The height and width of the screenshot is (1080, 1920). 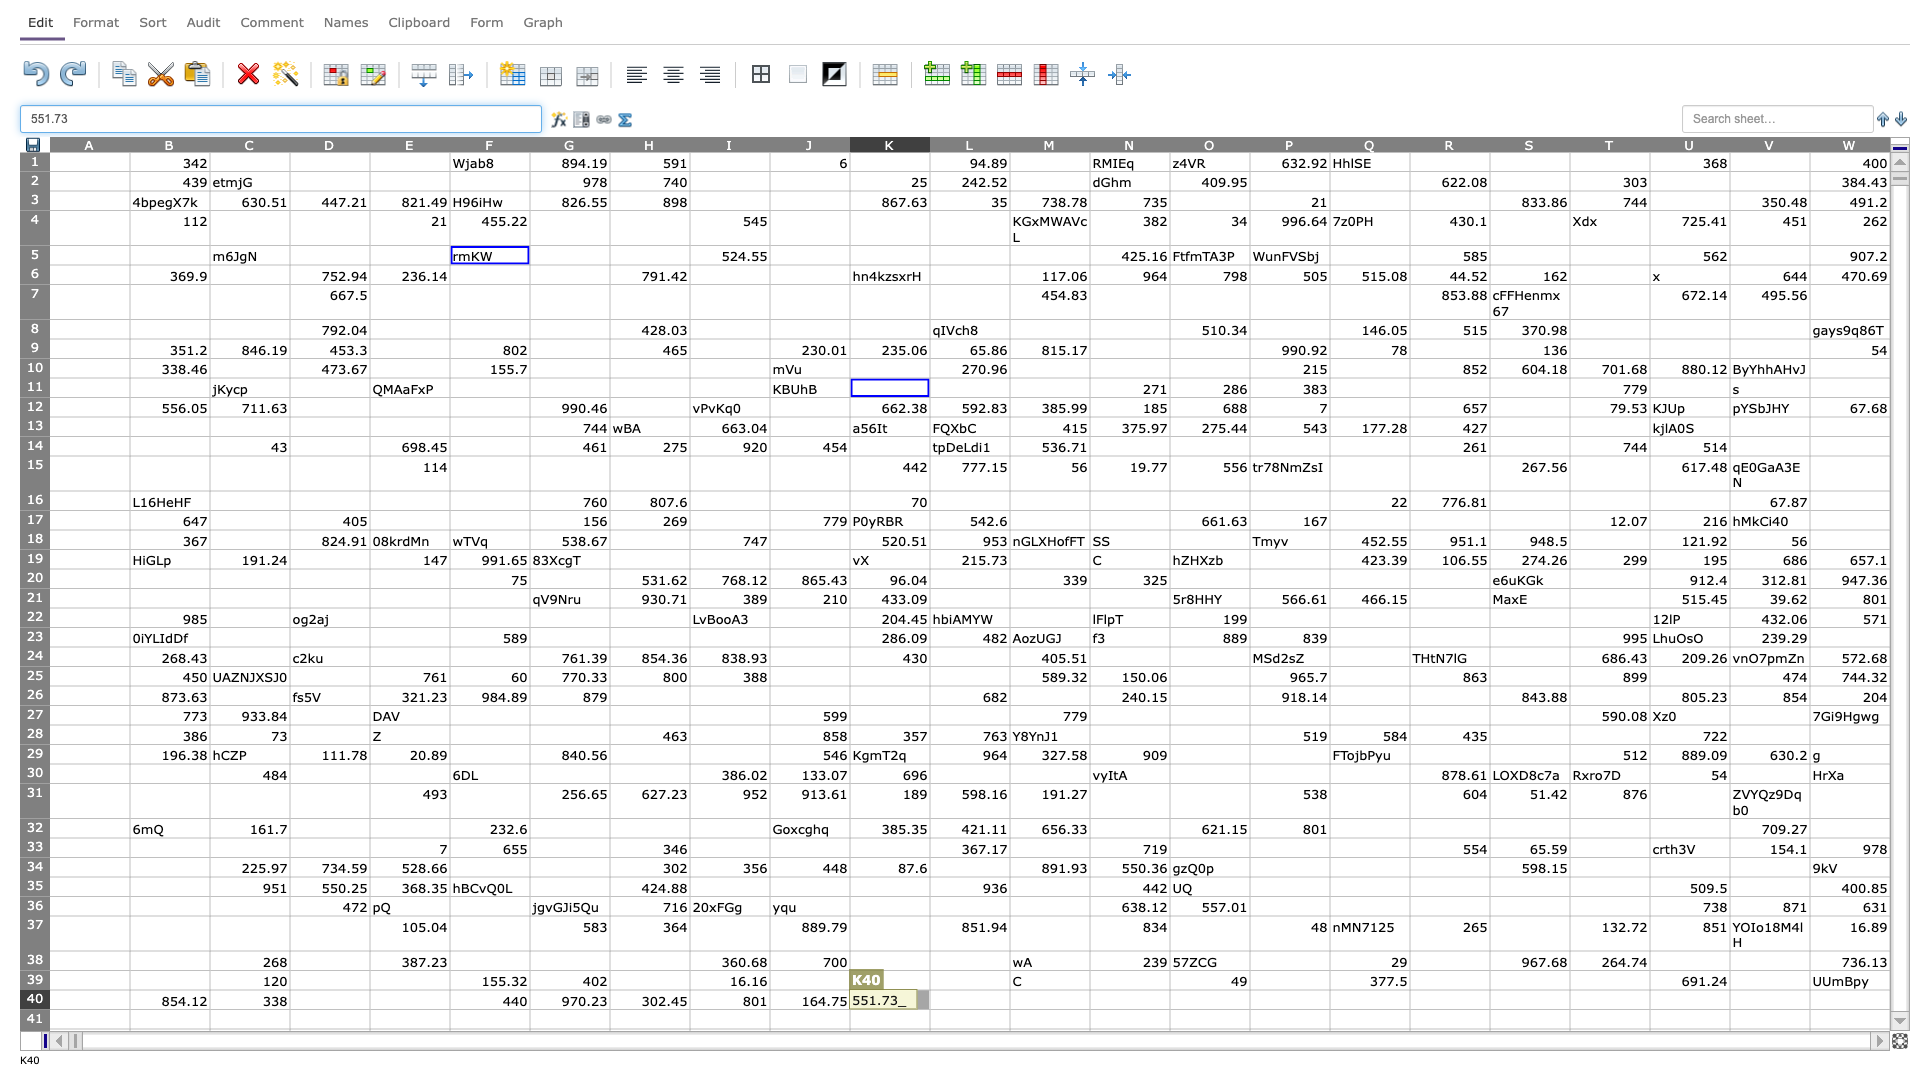 What do you see at coordinates (1088, 999) in the screenshot?
I see `left edge of N40` at bounding box center [1088, 999].